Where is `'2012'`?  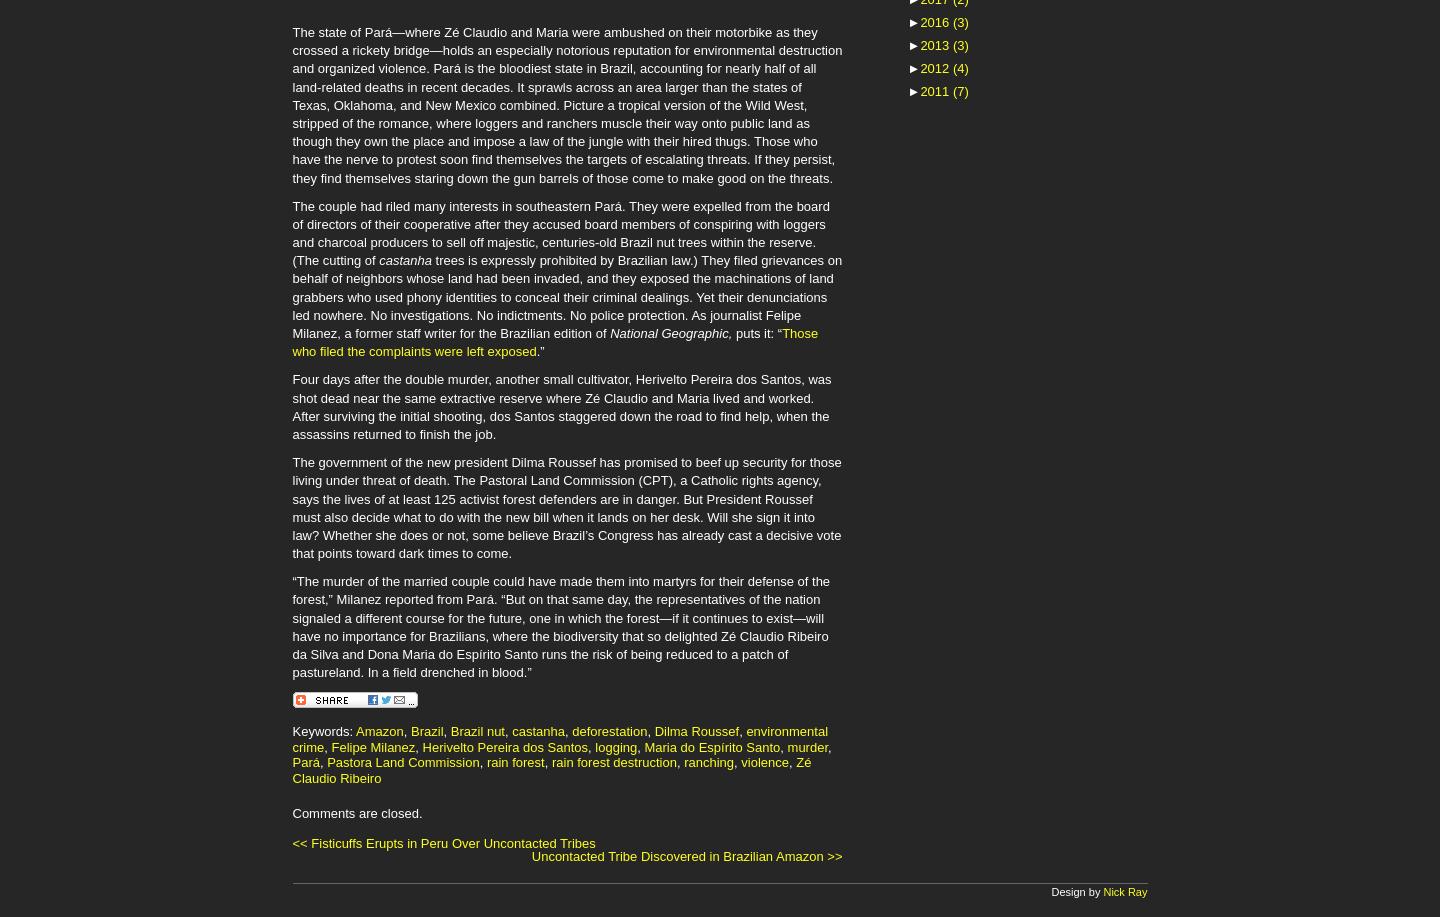 '2012' is located at coordinates (936, 67).